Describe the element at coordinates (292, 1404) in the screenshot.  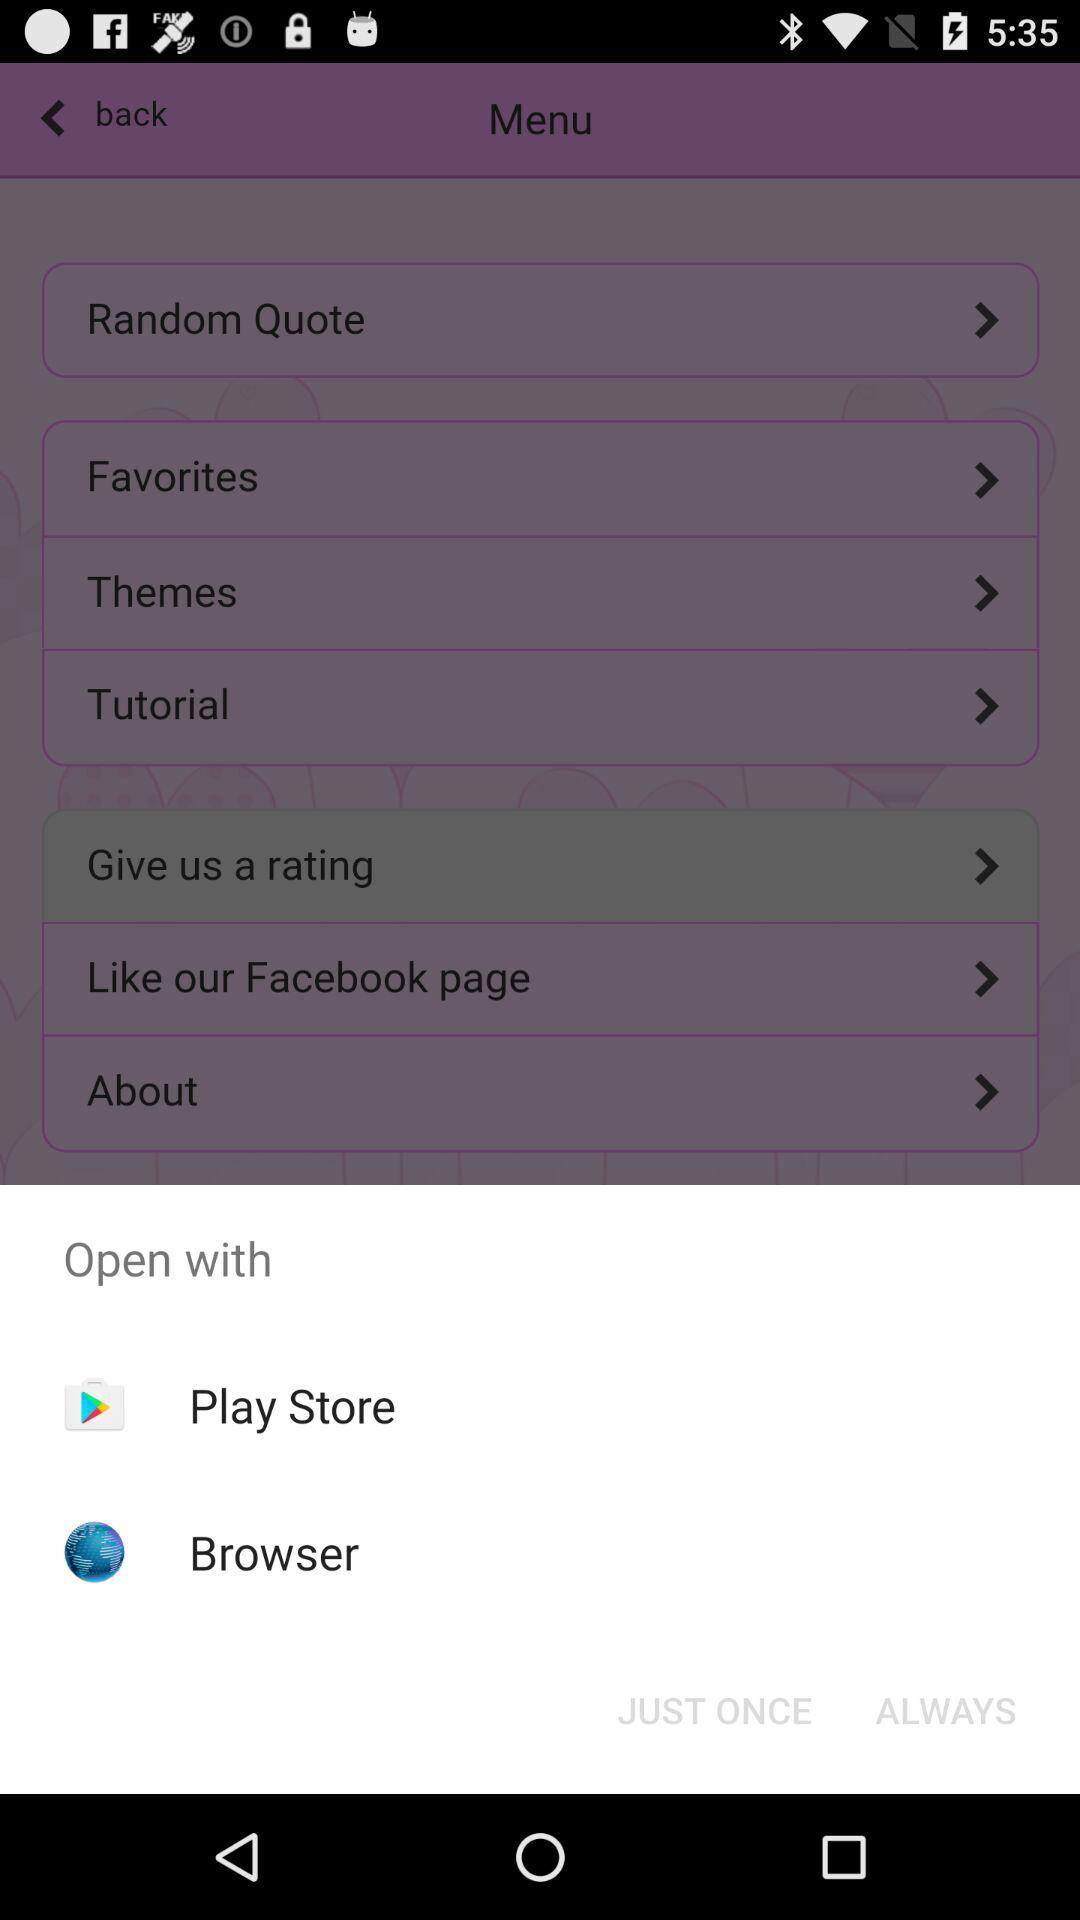
I see `play store` at that location.